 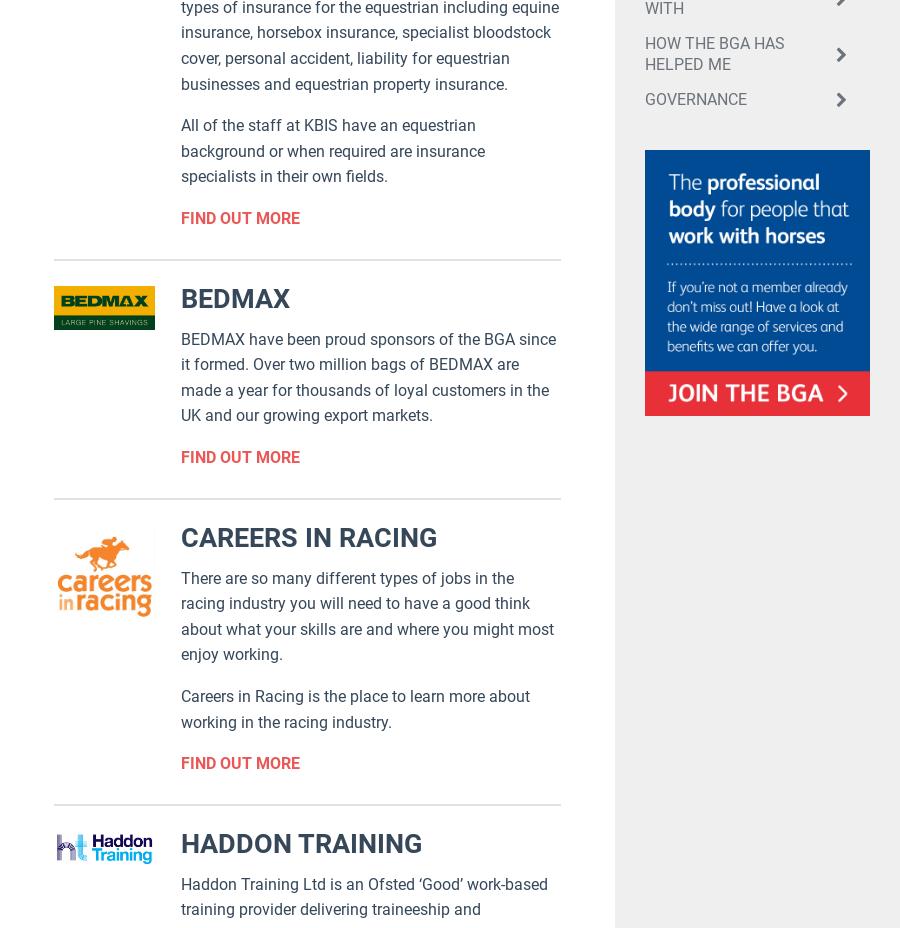 I want to click on 'Grooms Jobs Board', so click(x=421, y=635).